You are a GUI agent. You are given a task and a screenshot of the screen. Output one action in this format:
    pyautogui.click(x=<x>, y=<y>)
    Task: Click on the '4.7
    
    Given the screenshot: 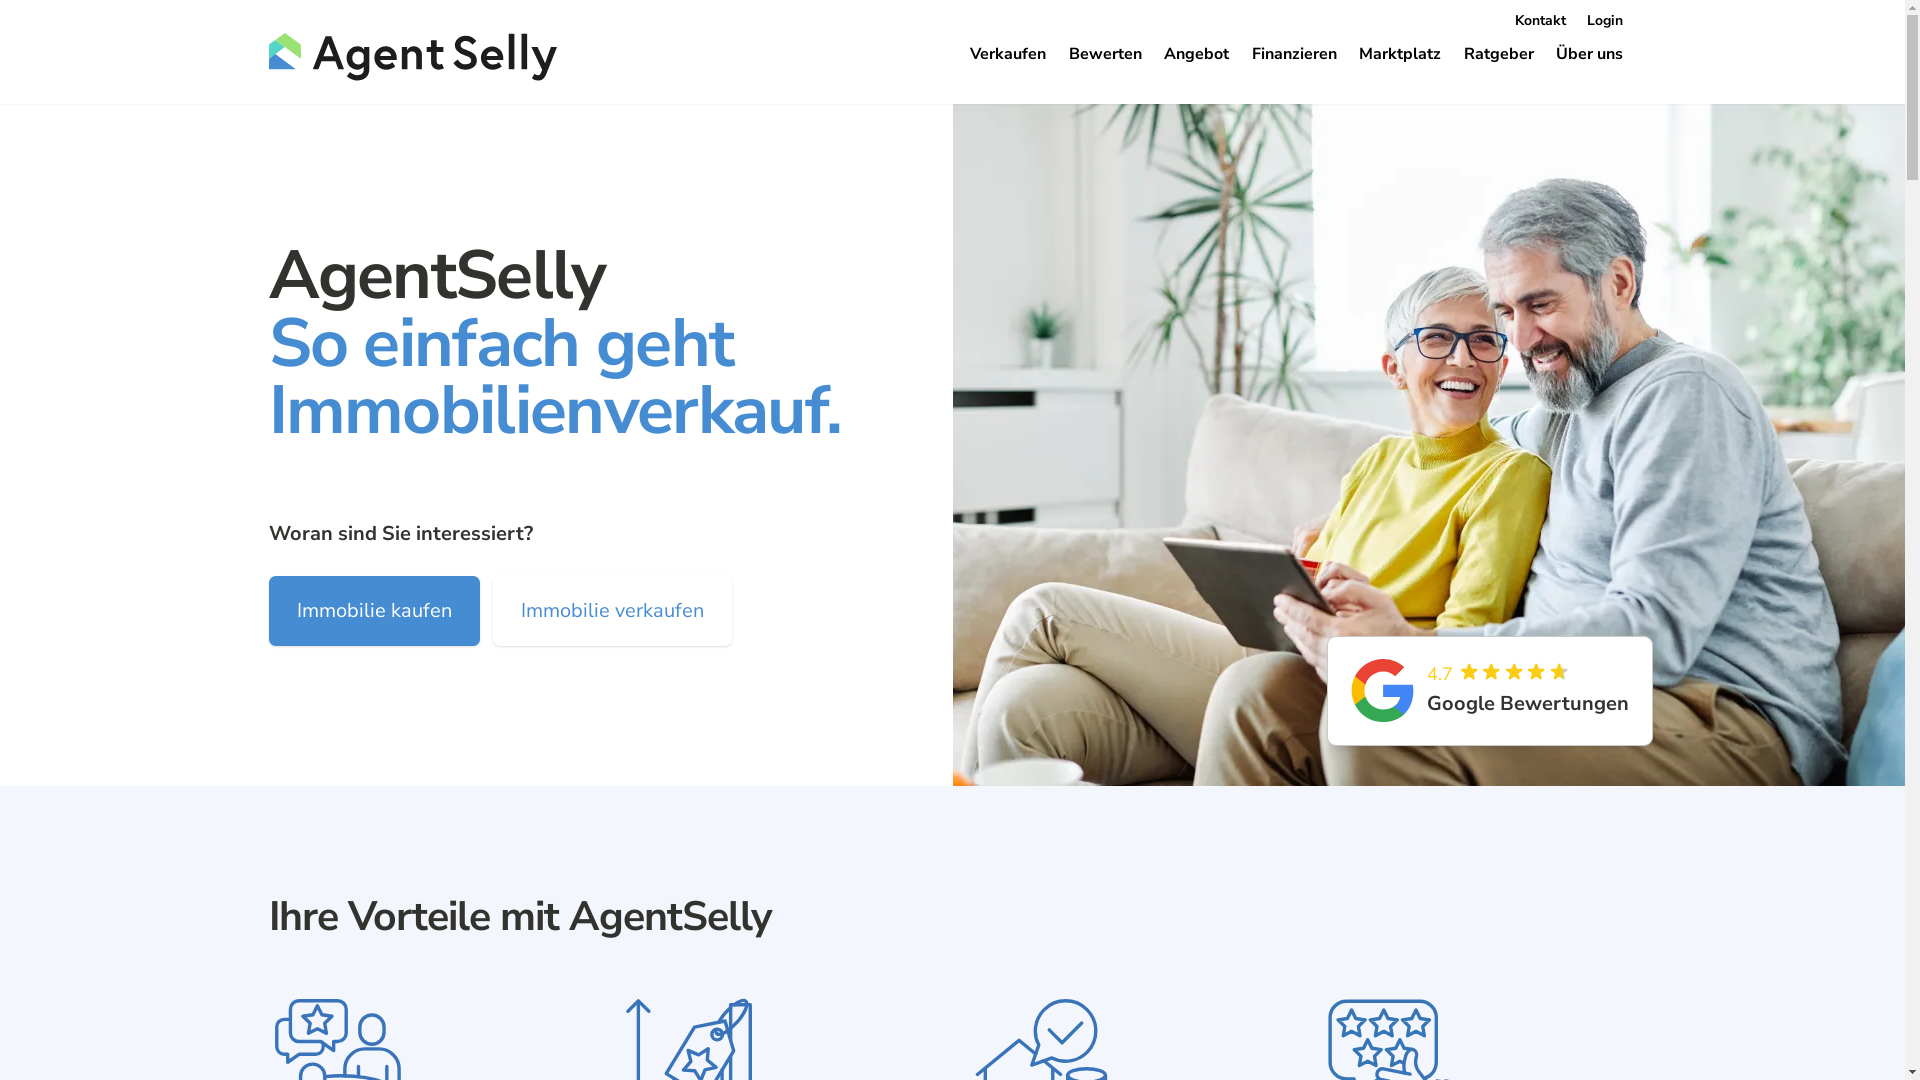 What is the action you would take?
    pyautogui.click(x=1489, y=689)
    